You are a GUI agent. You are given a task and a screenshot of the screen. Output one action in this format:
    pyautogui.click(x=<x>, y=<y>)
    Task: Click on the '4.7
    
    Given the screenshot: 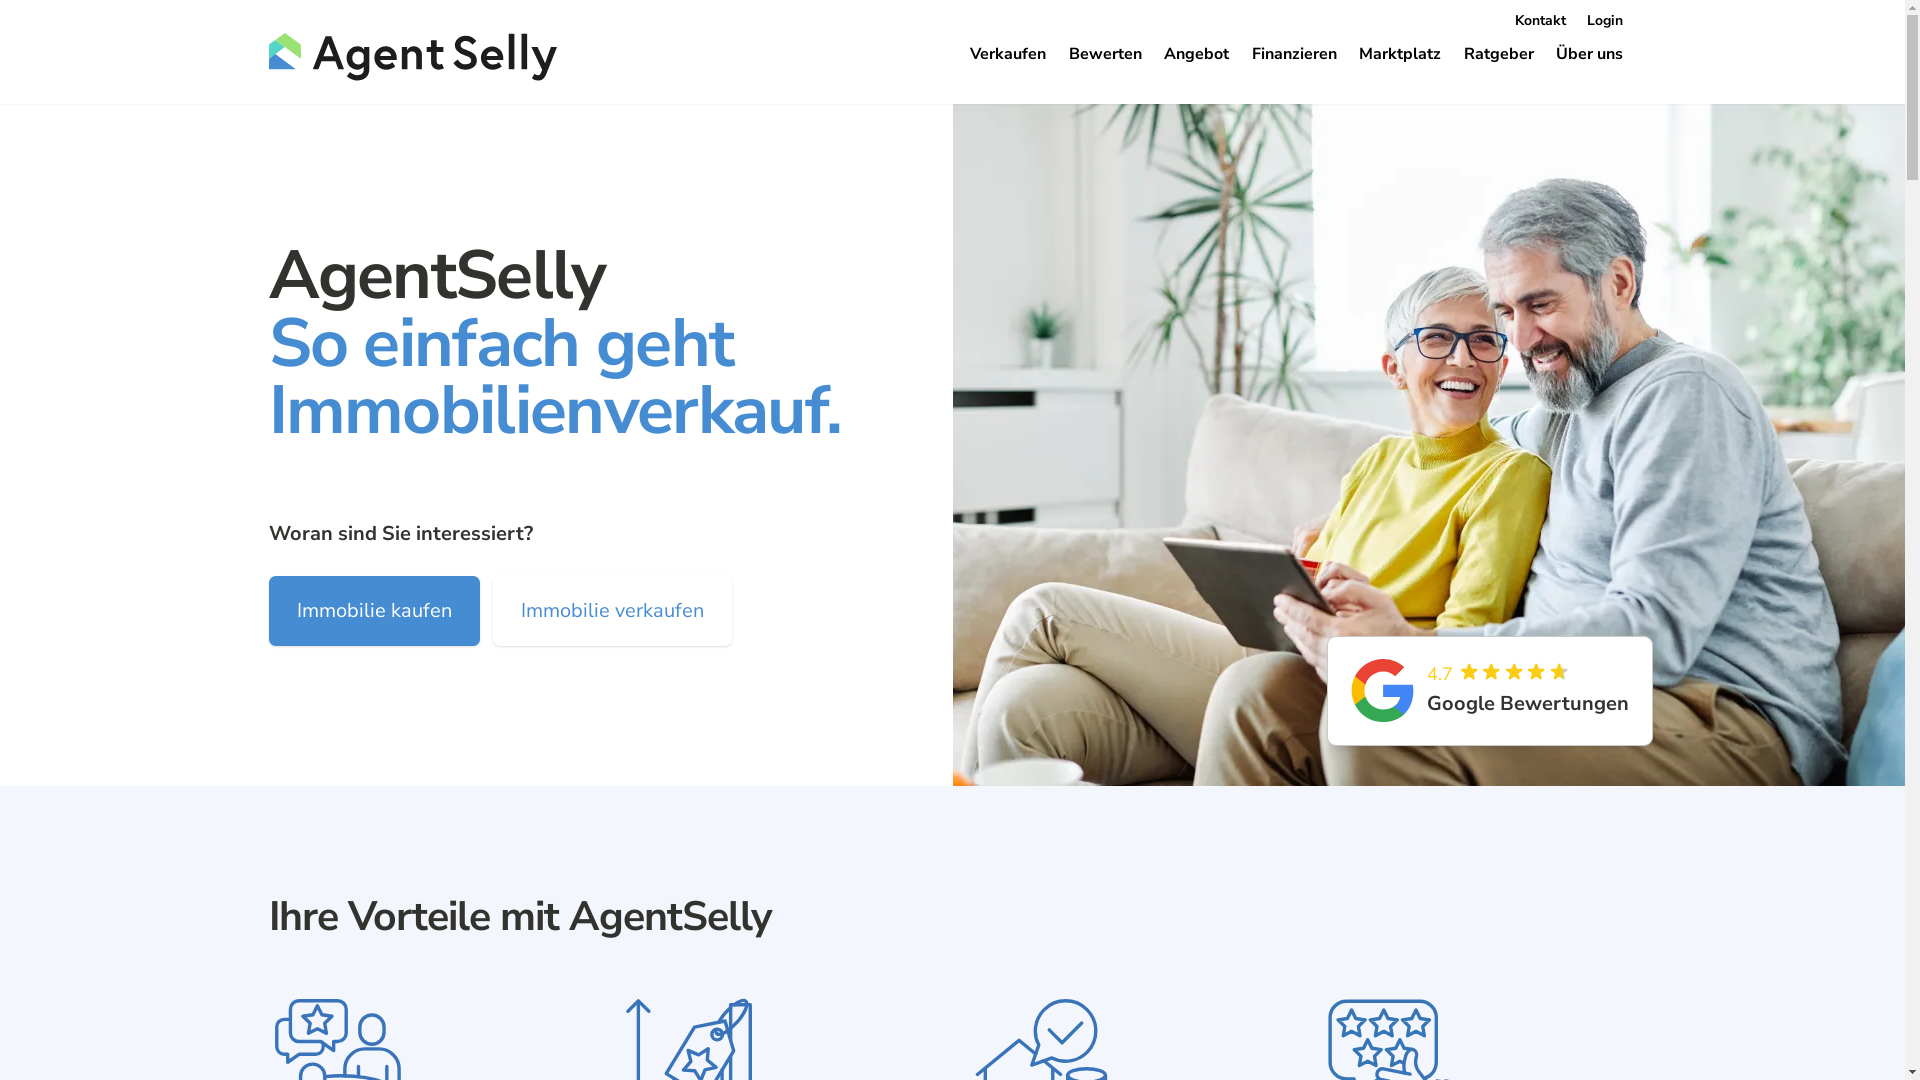 What is the action you would take?
    pyautogui.click(x=1489, y=689)
    